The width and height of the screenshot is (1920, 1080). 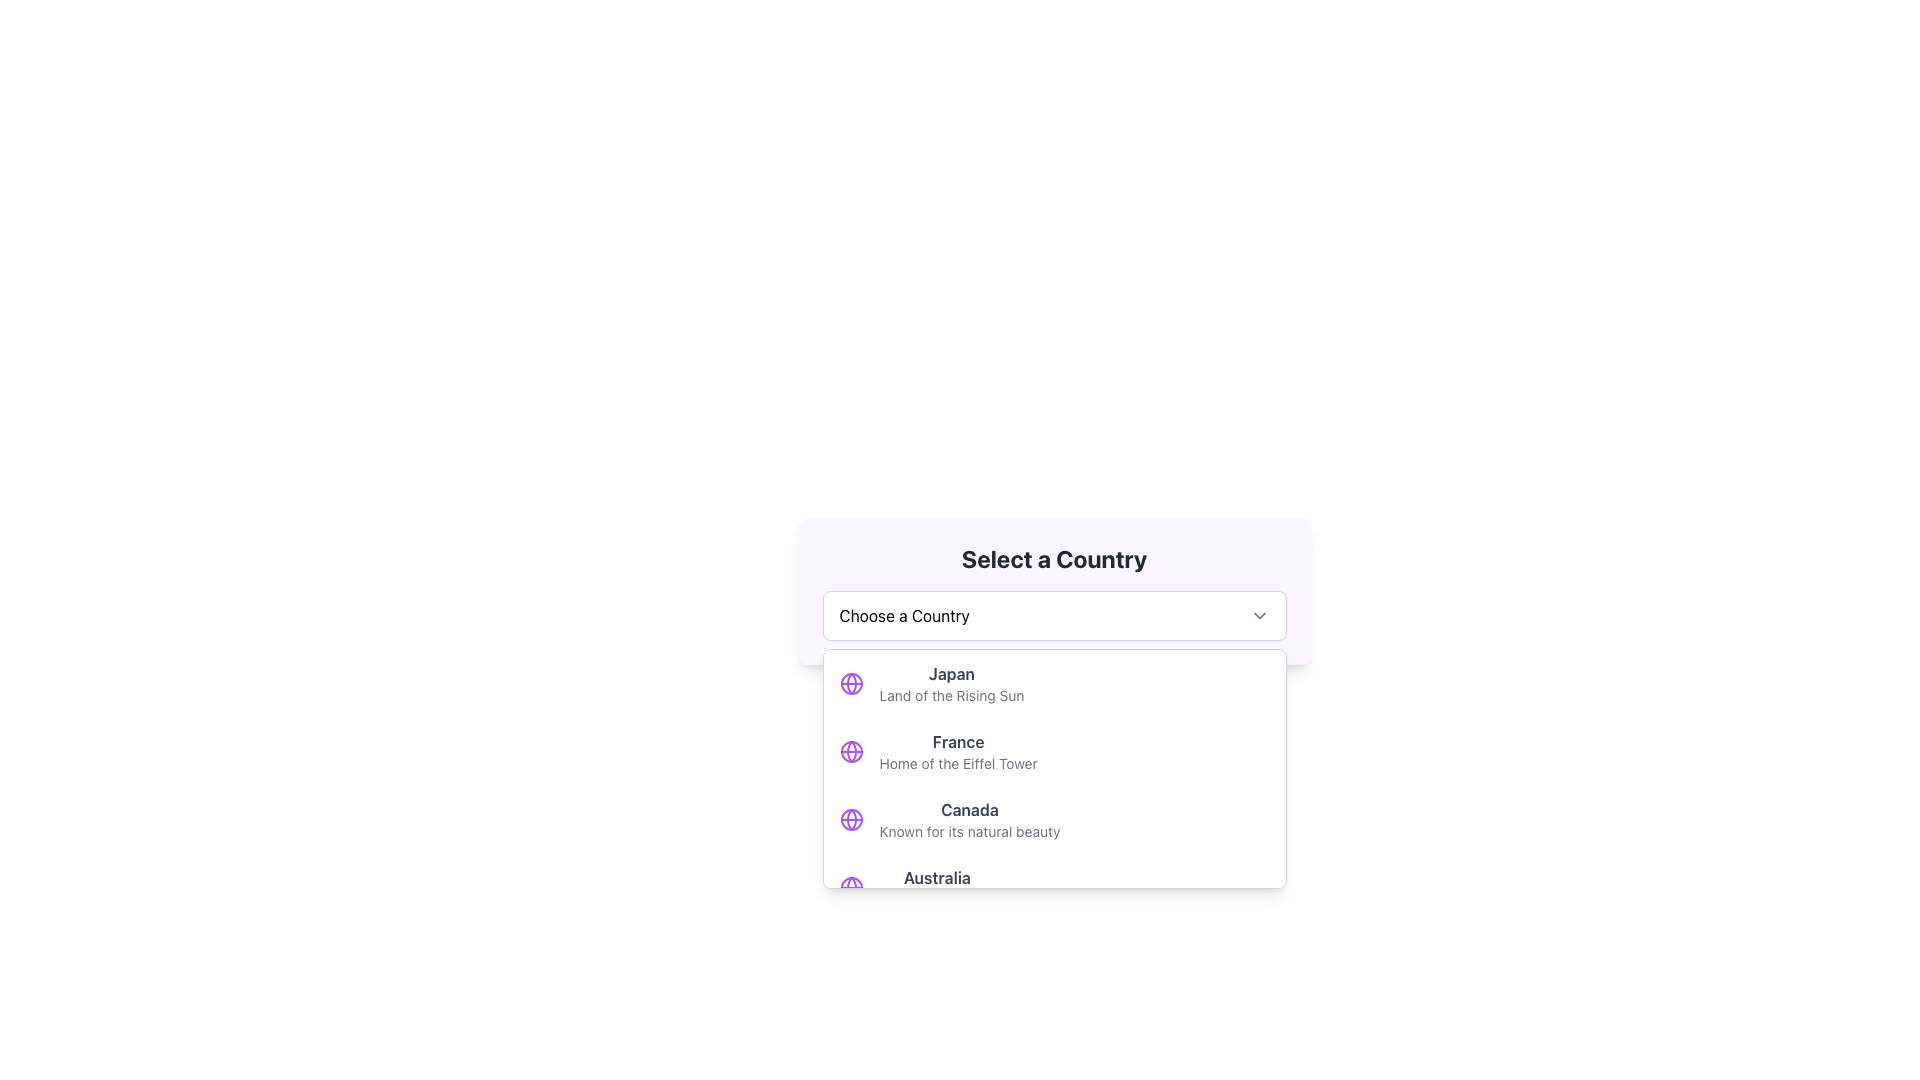 What do you see at coordinates (969, 810) in the screenshot?
I see `the text element displaying 'Canada' in the dropdown menu 'Select a Country'` at bounding box center [969, 810].